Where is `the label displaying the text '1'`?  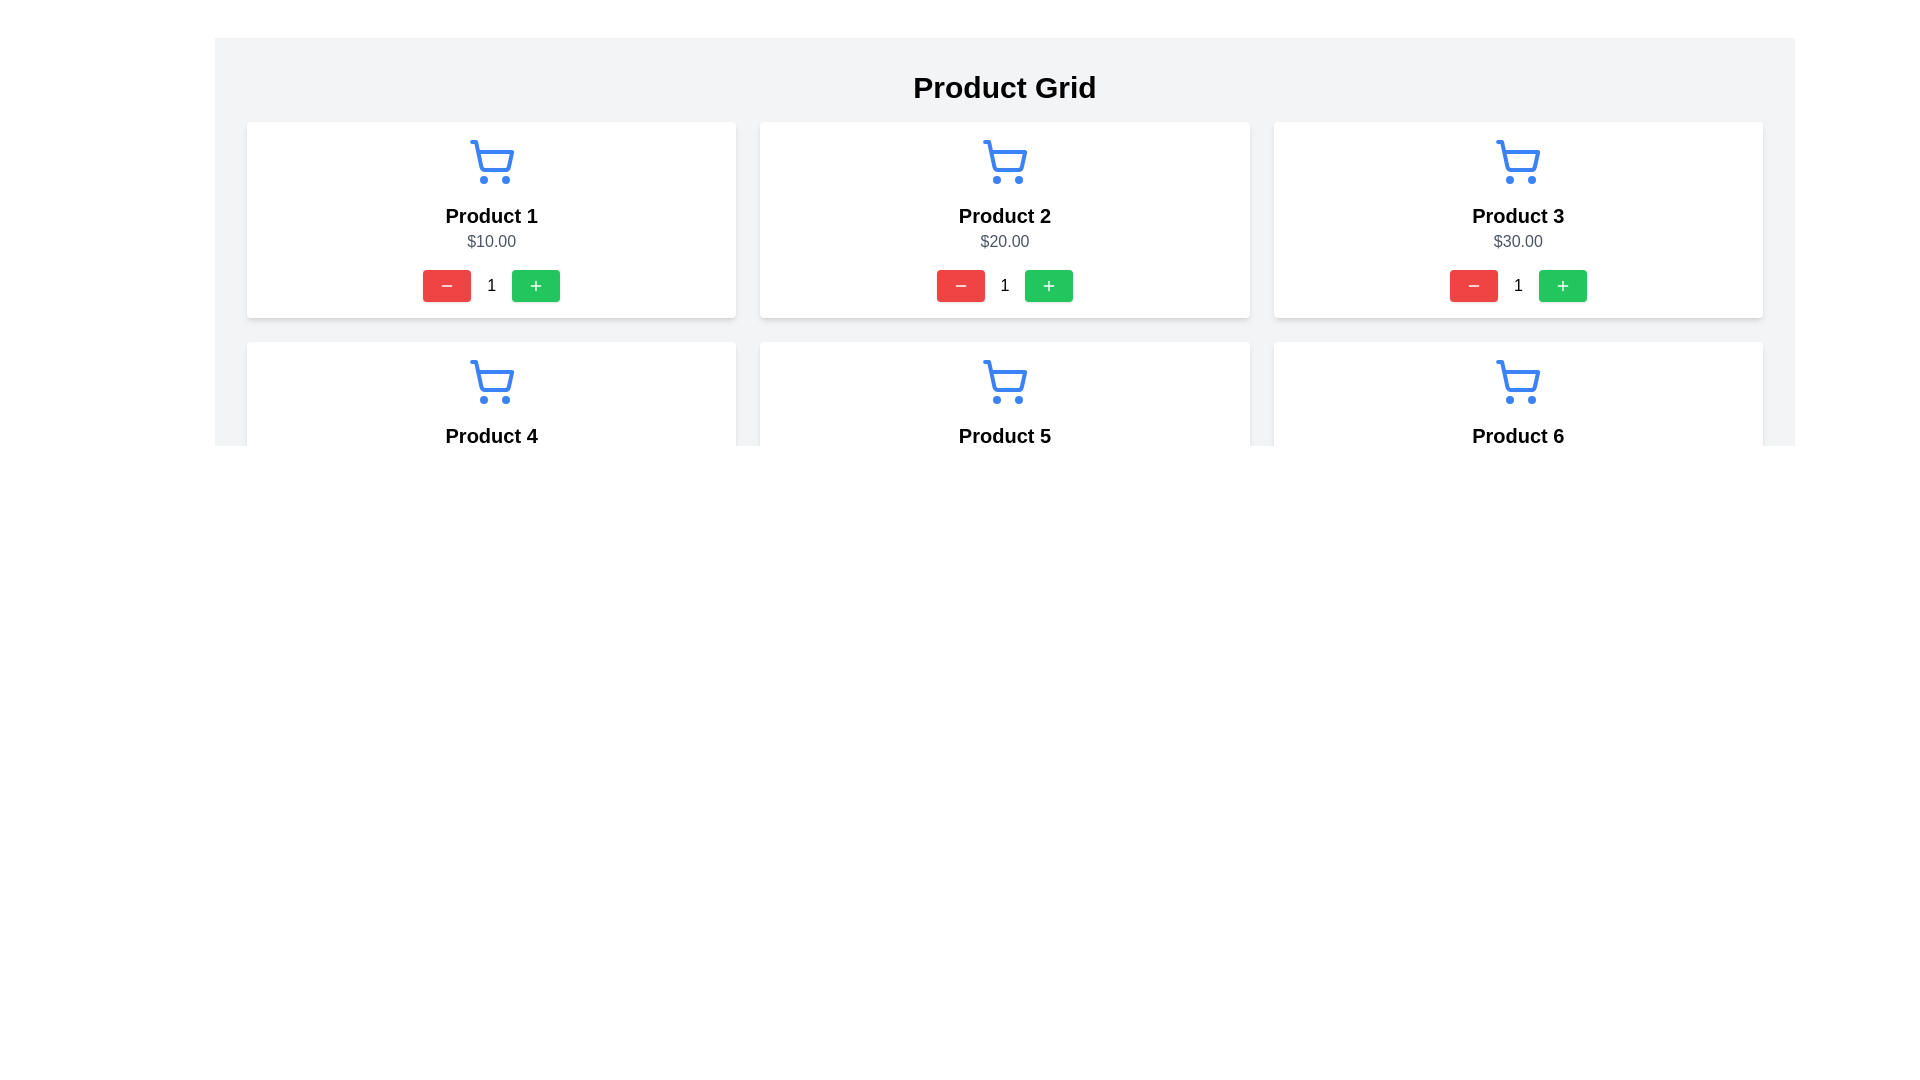
the label displaying the text '1' is located at coordinates (491, 285).